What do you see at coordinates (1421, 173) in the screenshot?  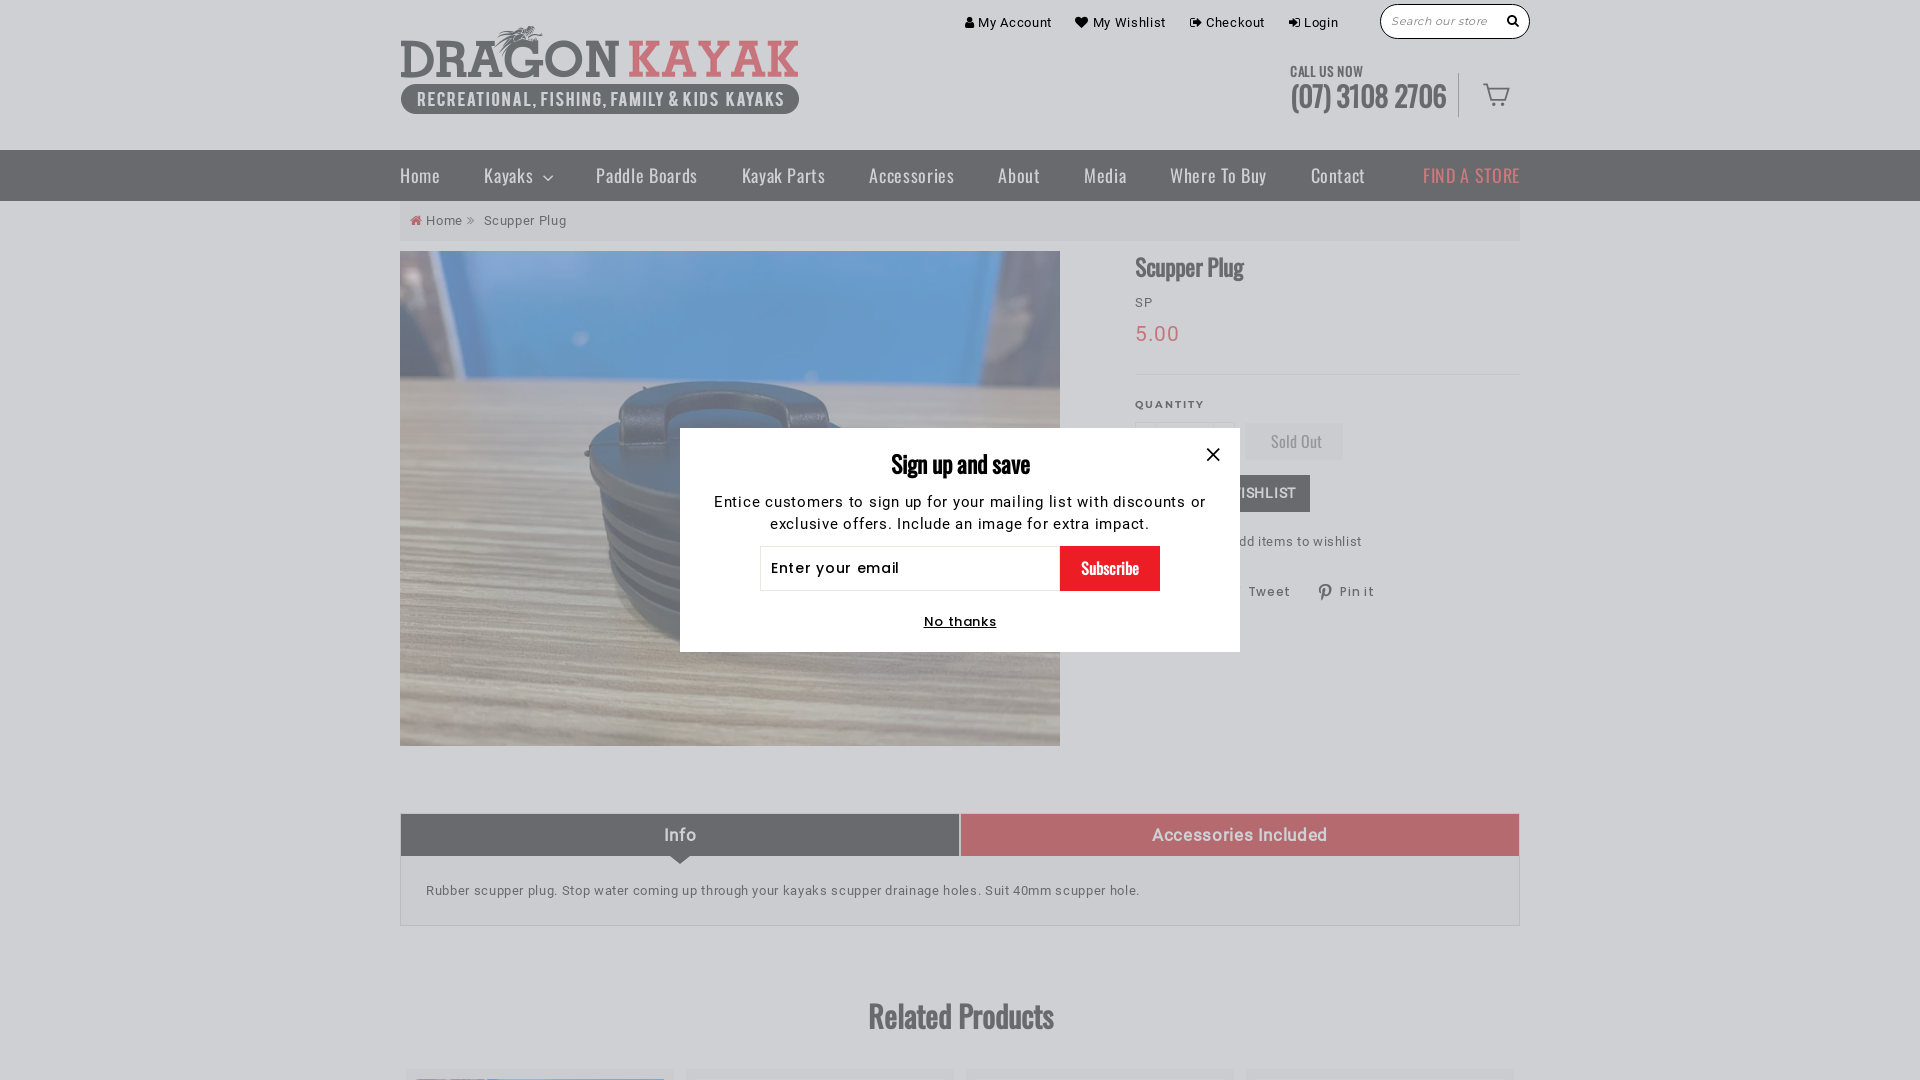 I see `'FIND A STORE'` at bounding box center [1421, 173].